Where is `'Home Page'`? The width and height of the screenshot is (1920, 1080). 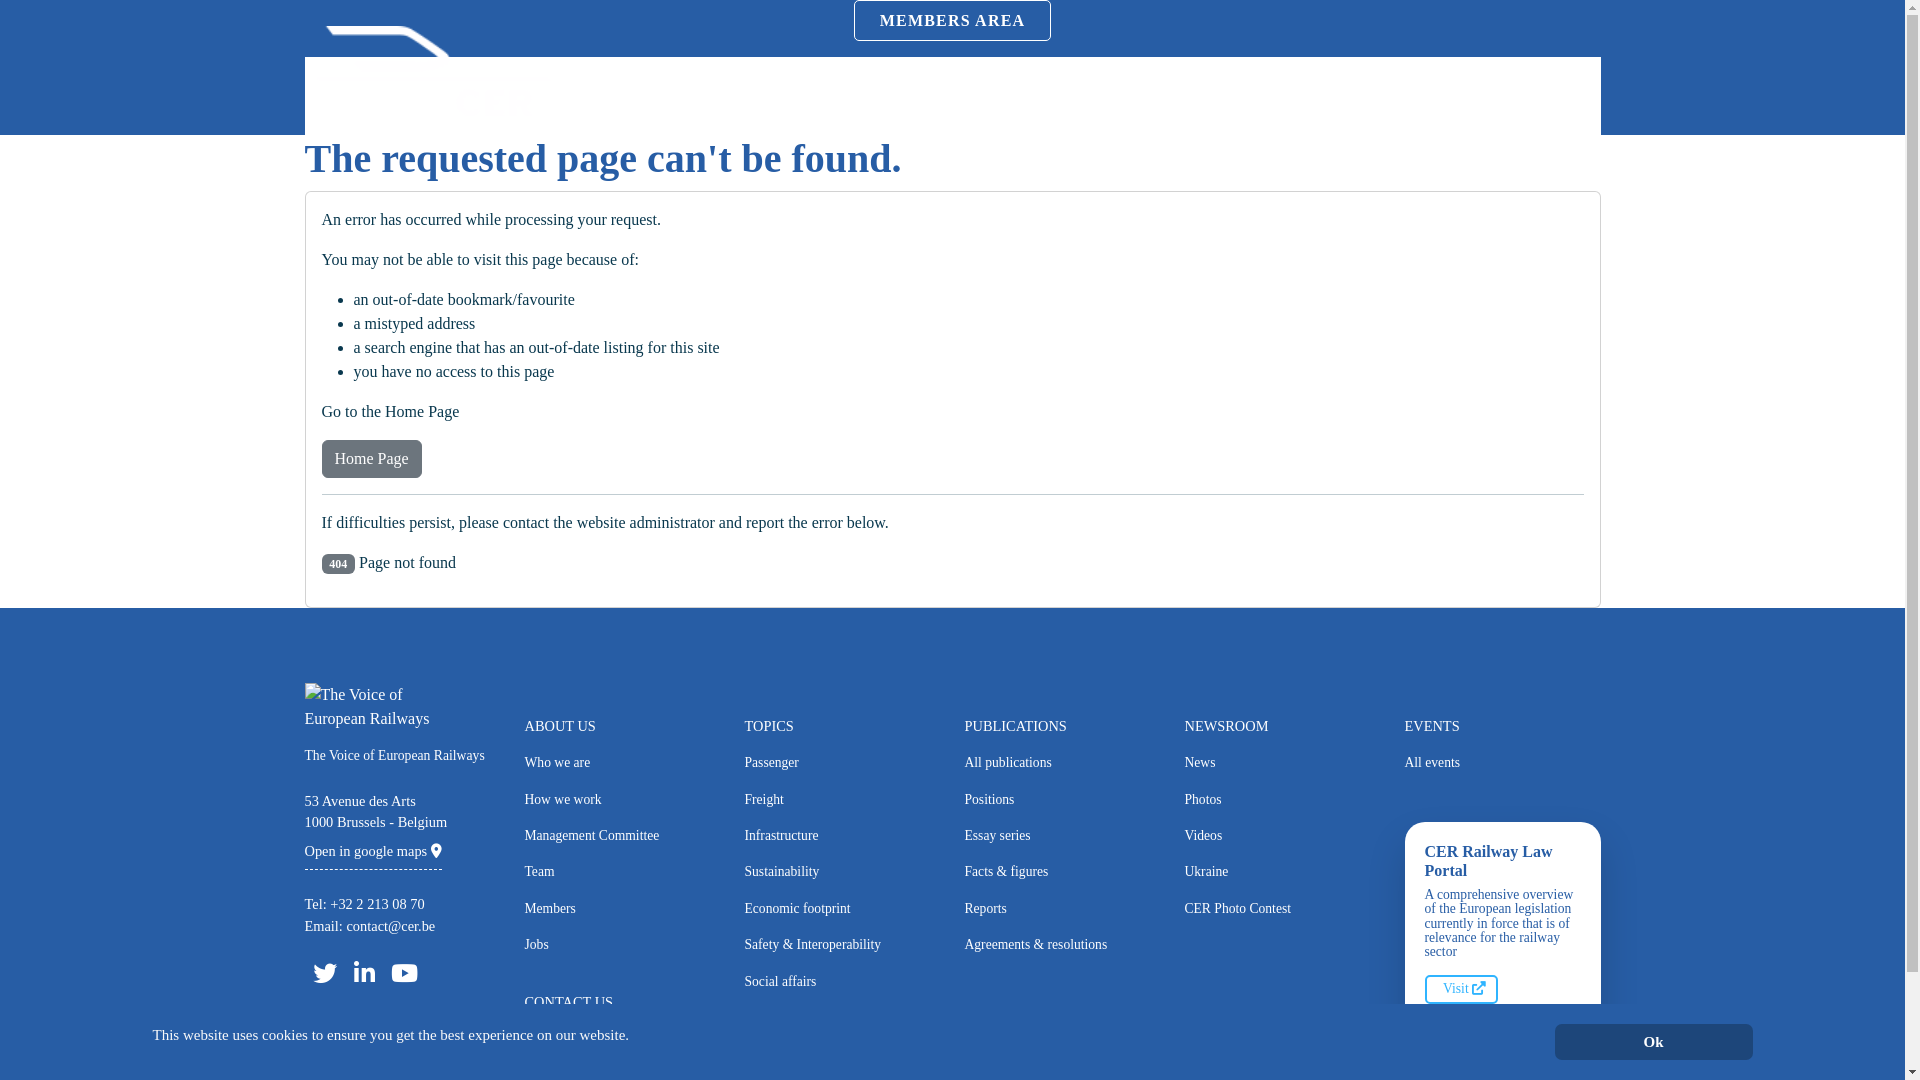
'Home Page' is located at coordinates (371, 459).